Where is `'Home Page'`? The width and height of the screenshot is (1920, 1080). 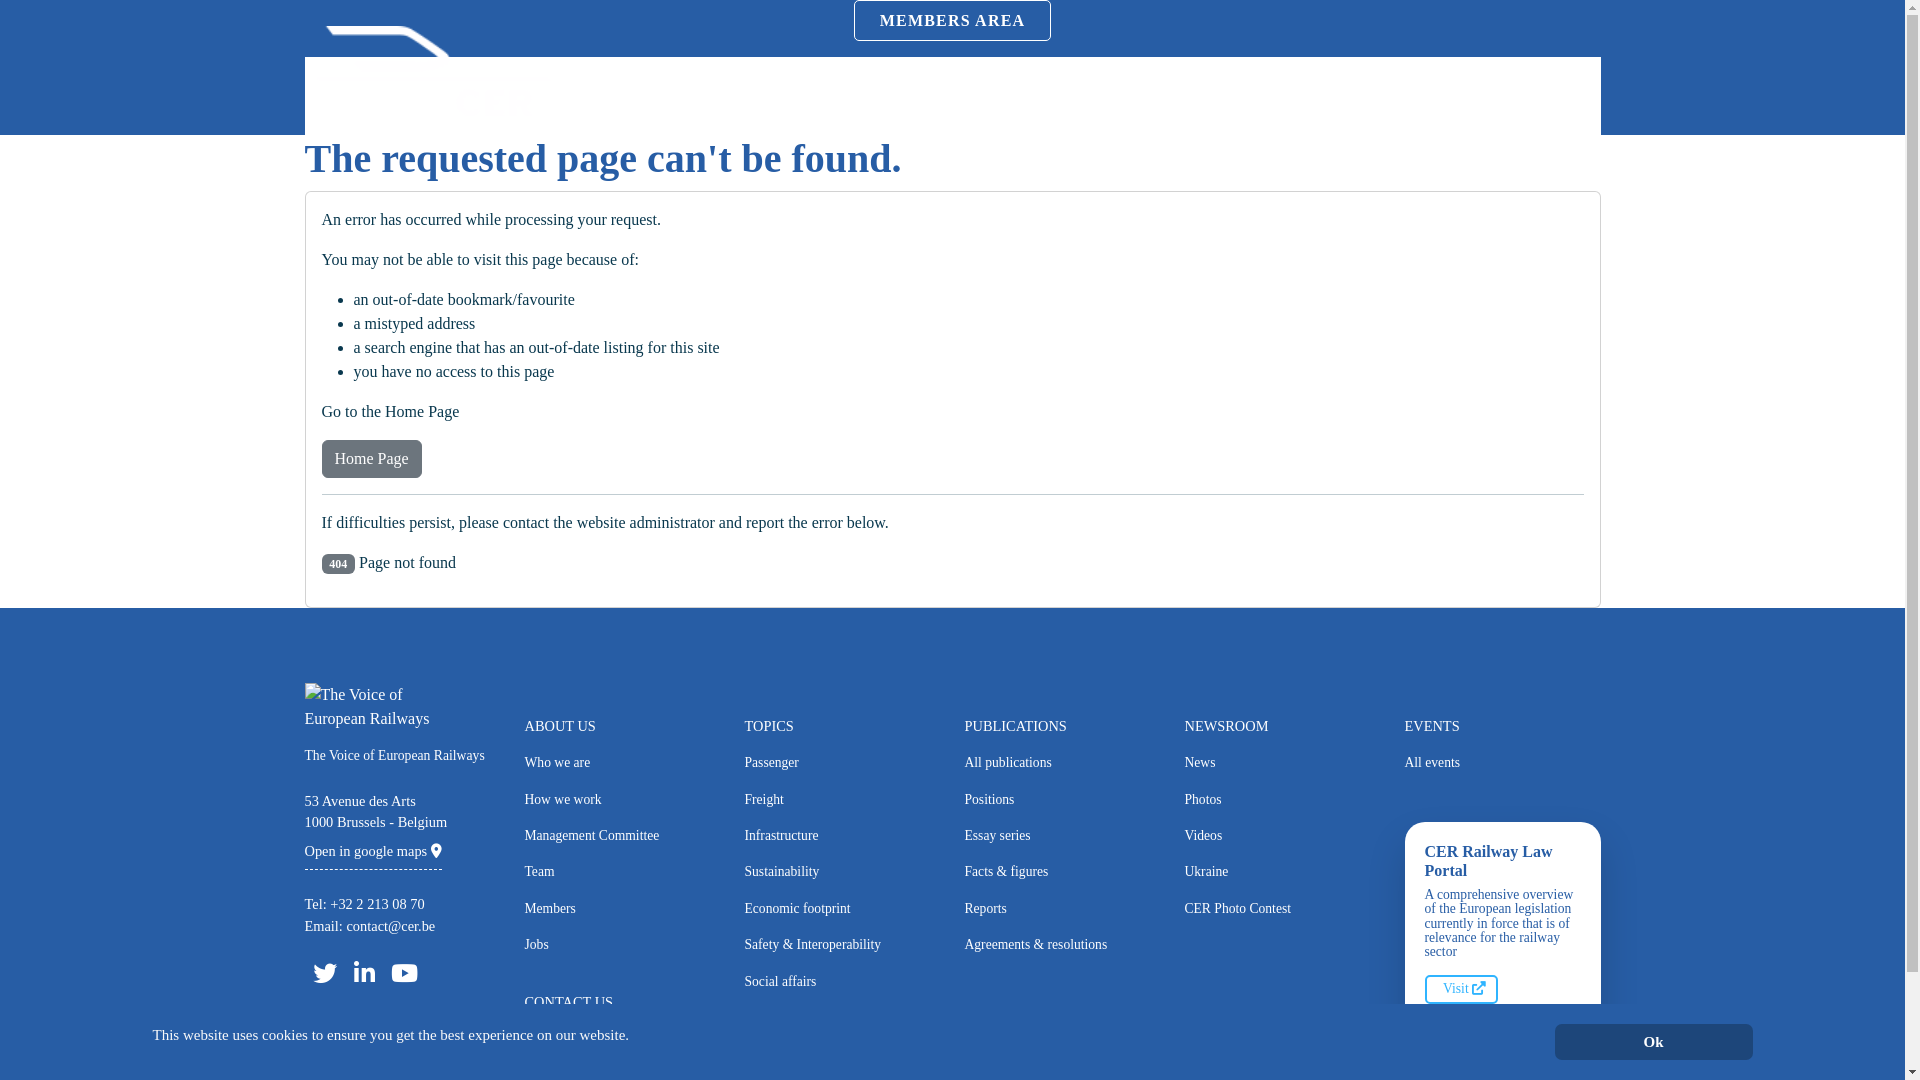
'Home Page' is located at coordinates (371, 459).